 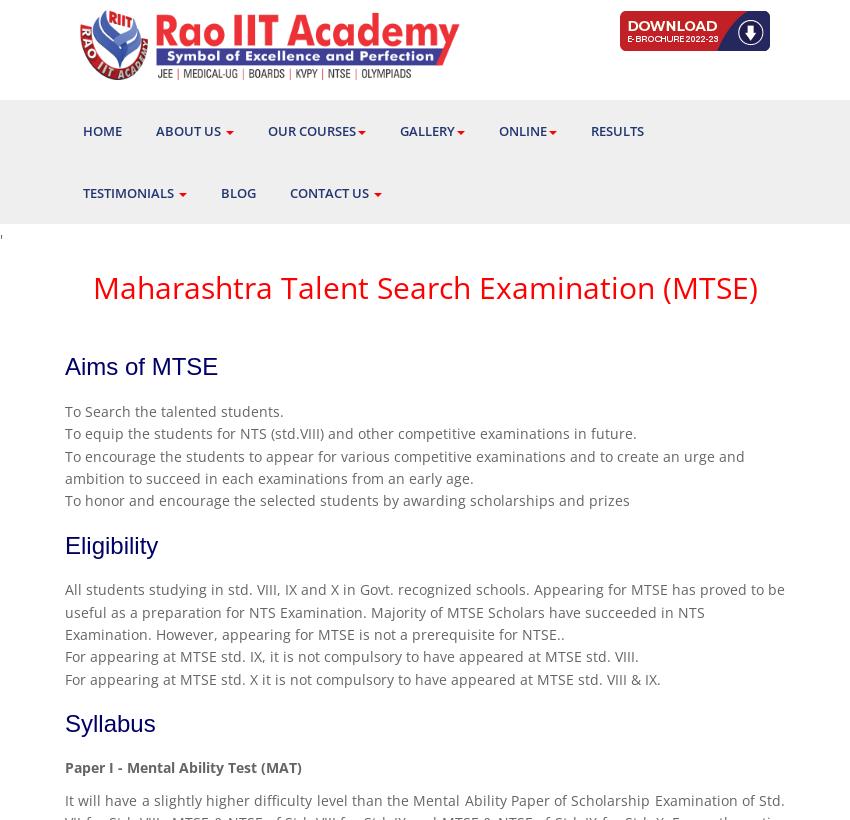 What do you see at coordinates (65, 500) in the screenshot?
I see `'To honor and encourage the selected students by awarding scholarships and prizes'` at bounding box center [65, 500].